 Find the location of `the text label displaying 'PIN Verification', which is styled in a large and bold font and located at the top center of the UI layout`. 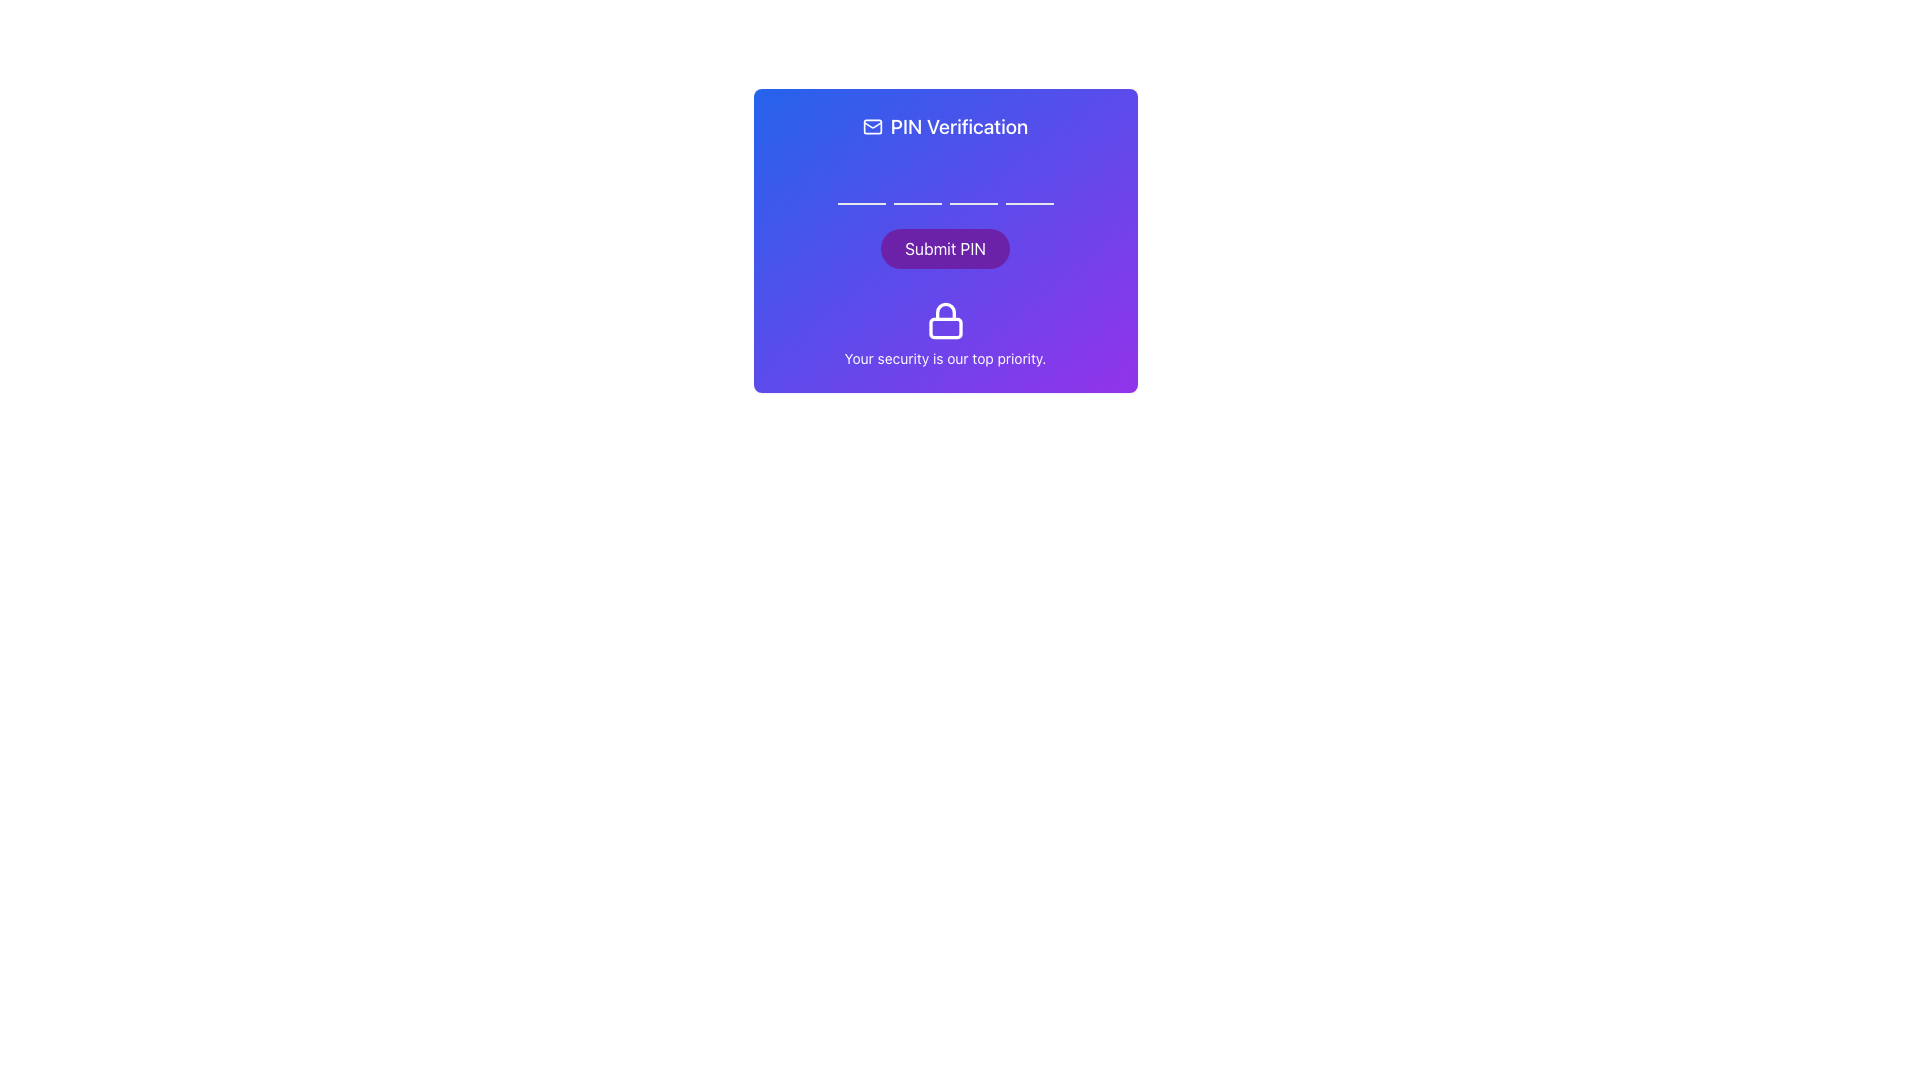

the text label displaying 'PIN Verification', which is styled in a large and bold font and located at the top center of the UI layout is located at coordinates (958, 127).